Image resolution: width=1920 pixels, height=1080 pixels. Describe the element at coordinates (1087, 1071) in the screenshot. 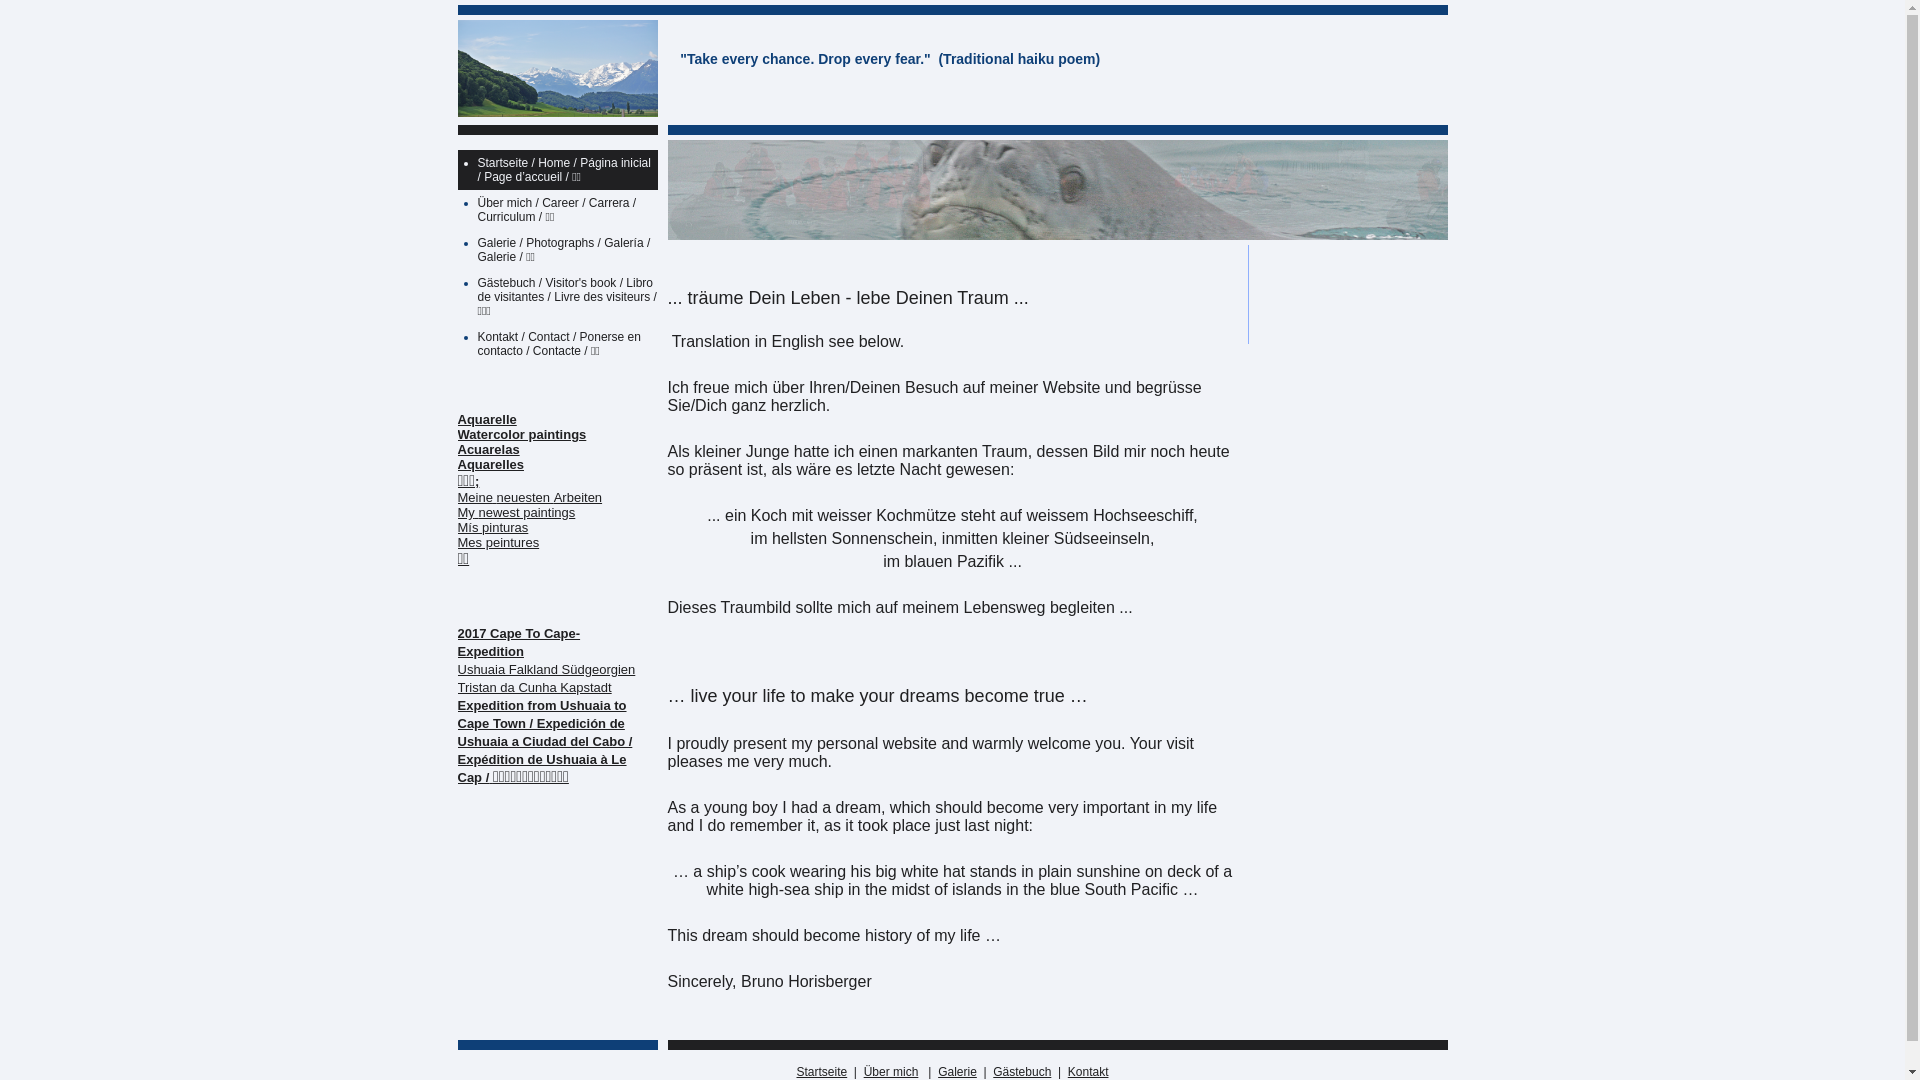

I see `'Kontakt'` at that location.